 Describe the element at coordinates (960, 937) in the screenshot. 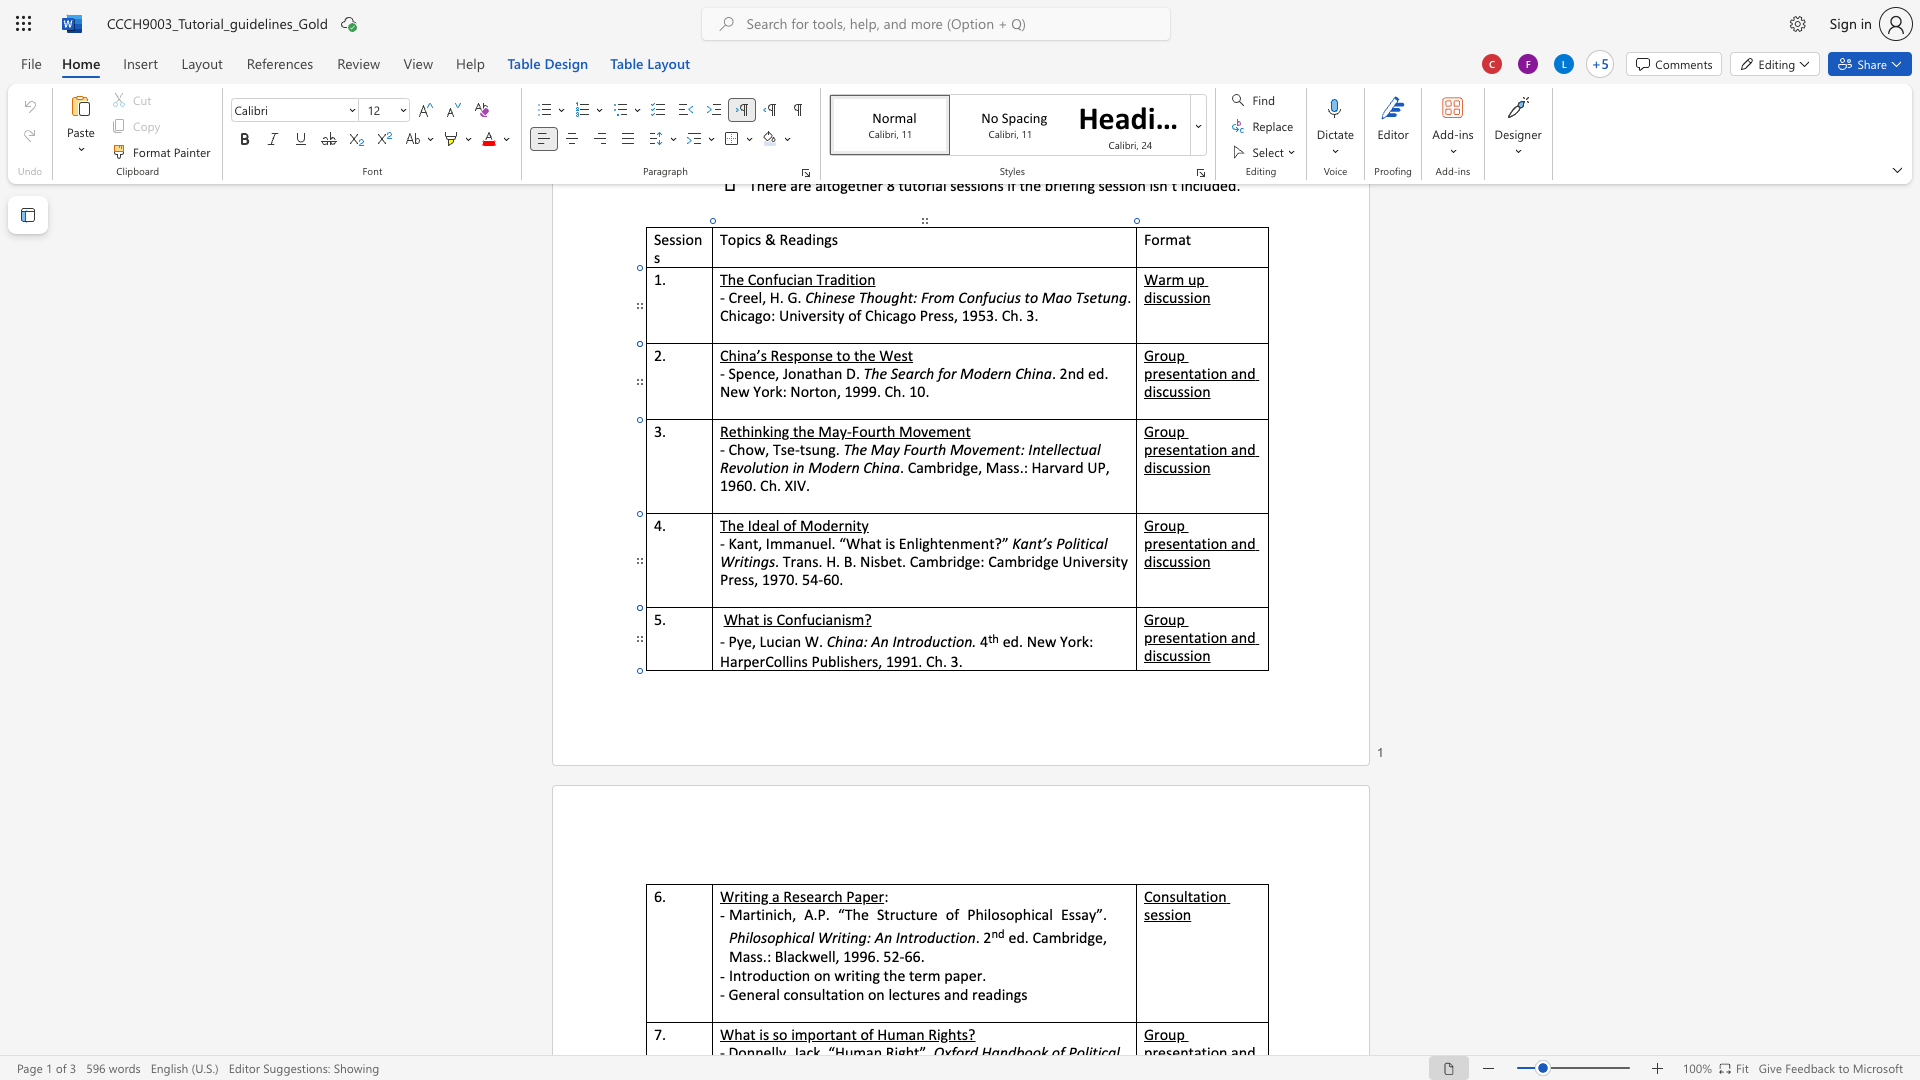

I see `the space between the continuous character "i" and "o" in the text` at that location.